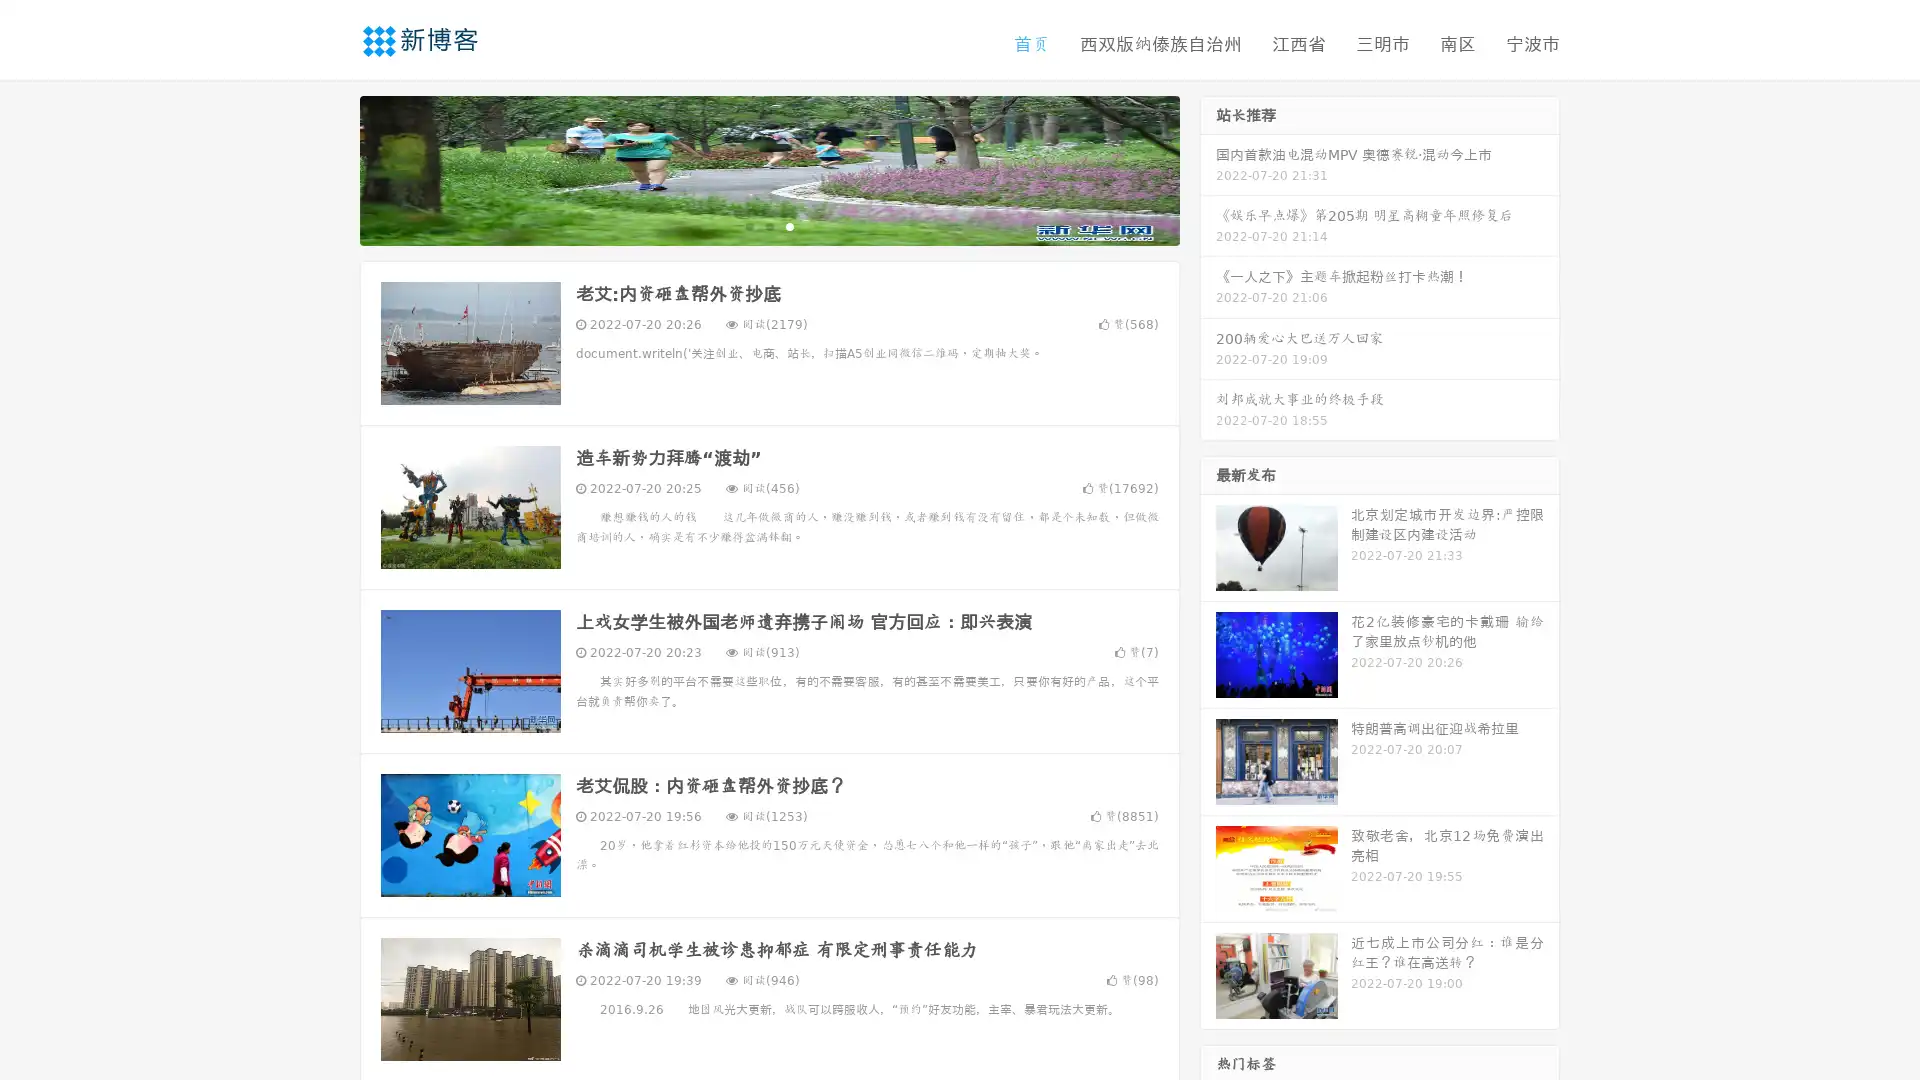  Describe the element at coordinates (330, 168) in the screenshot. I see `Previous slide` at that location.